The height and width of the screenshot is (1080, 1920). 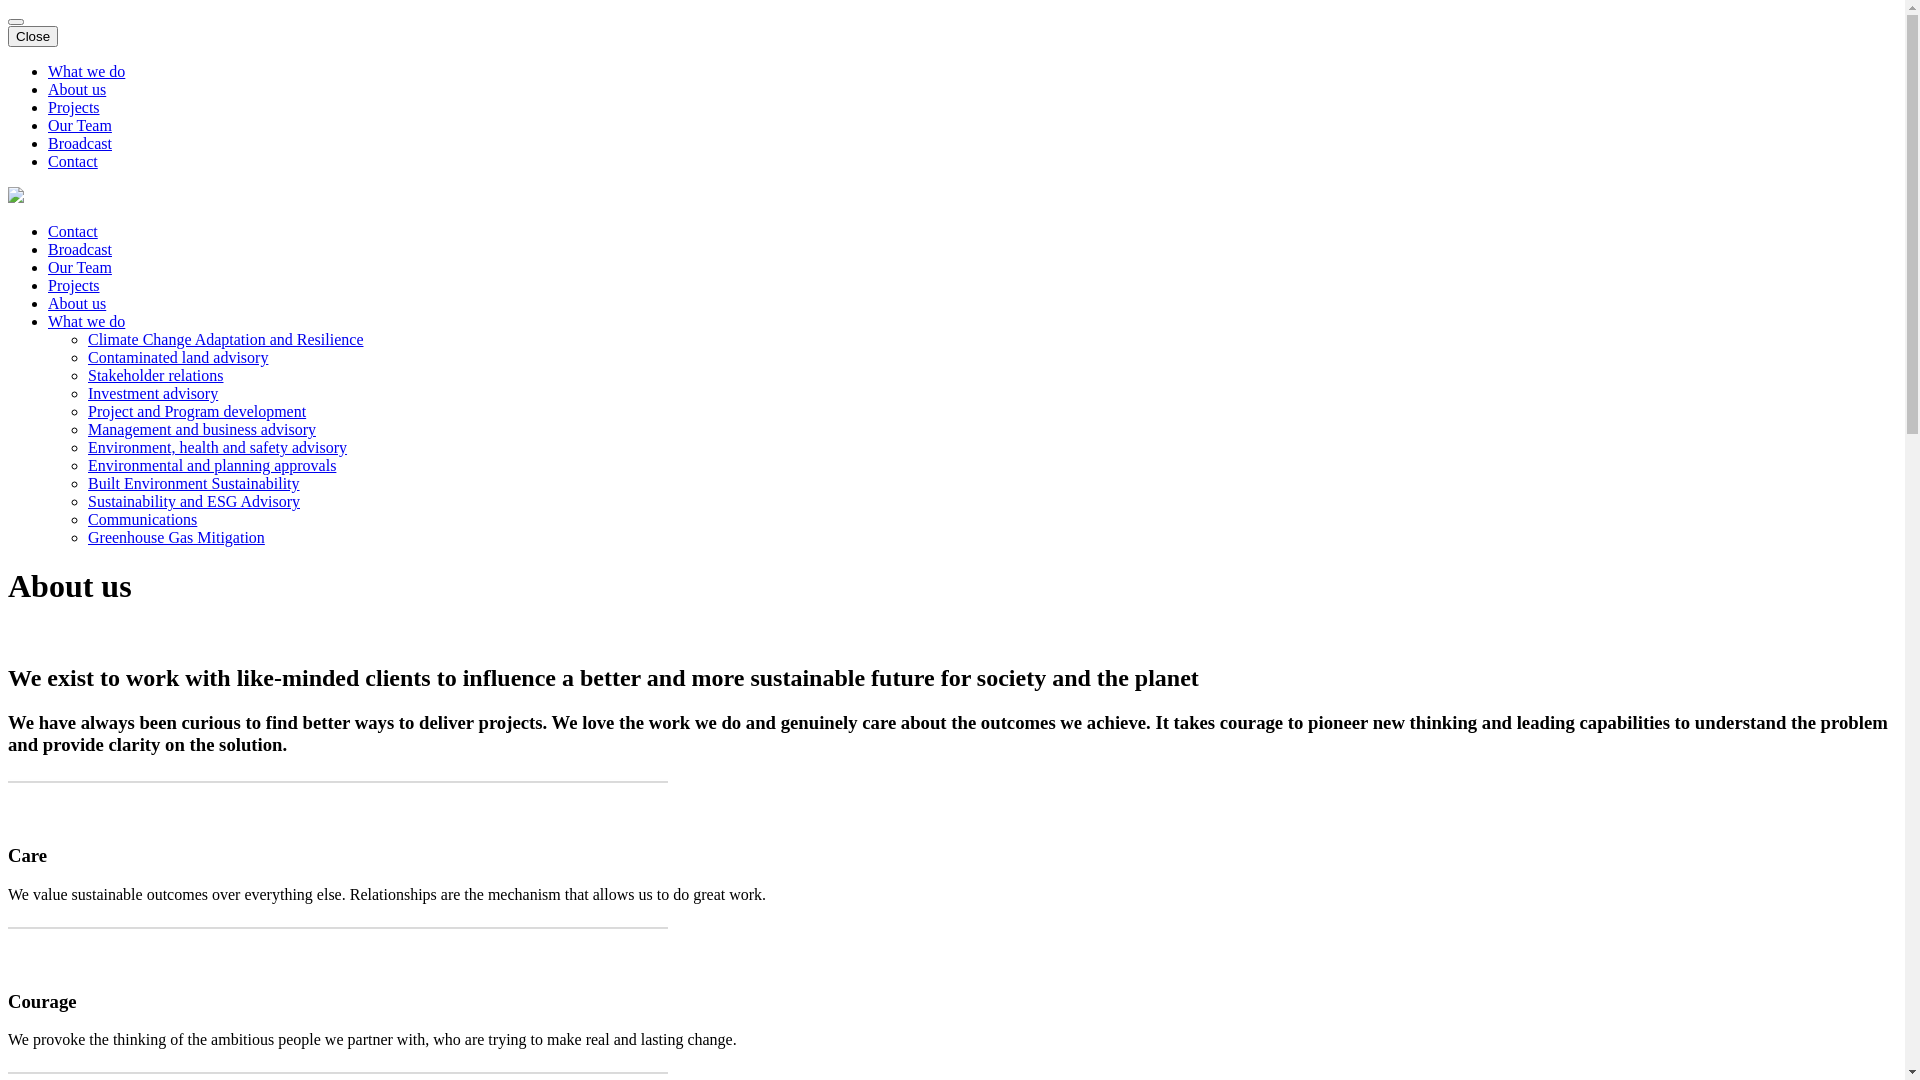 I want to click on 'Stakeholder relations', so click(x=86, y=375).